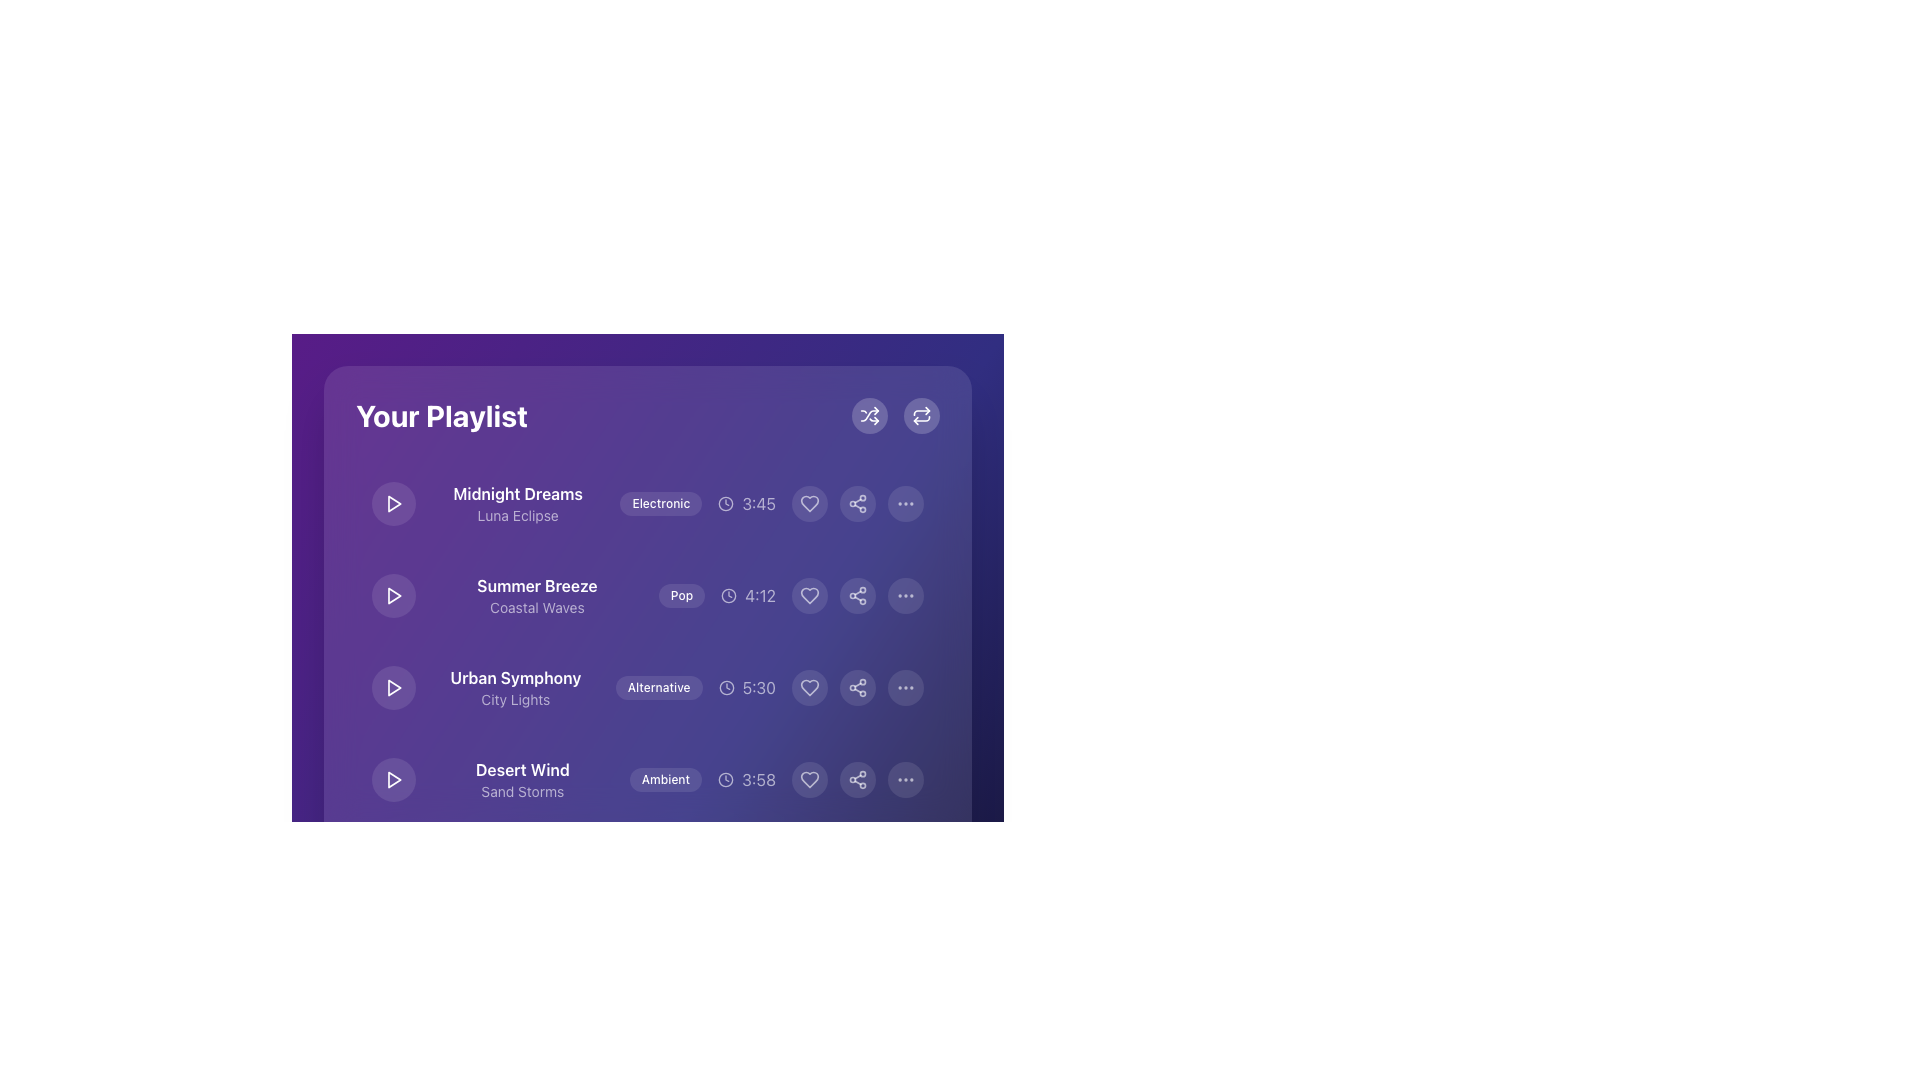 The width and height of the screenshot is (1920, 1080). Describe the element at coordinates (905, 686) in the screenshot. I see `the circular button with three horizontal dots, which has a light semi-transparent background and rounded edges` at that location.